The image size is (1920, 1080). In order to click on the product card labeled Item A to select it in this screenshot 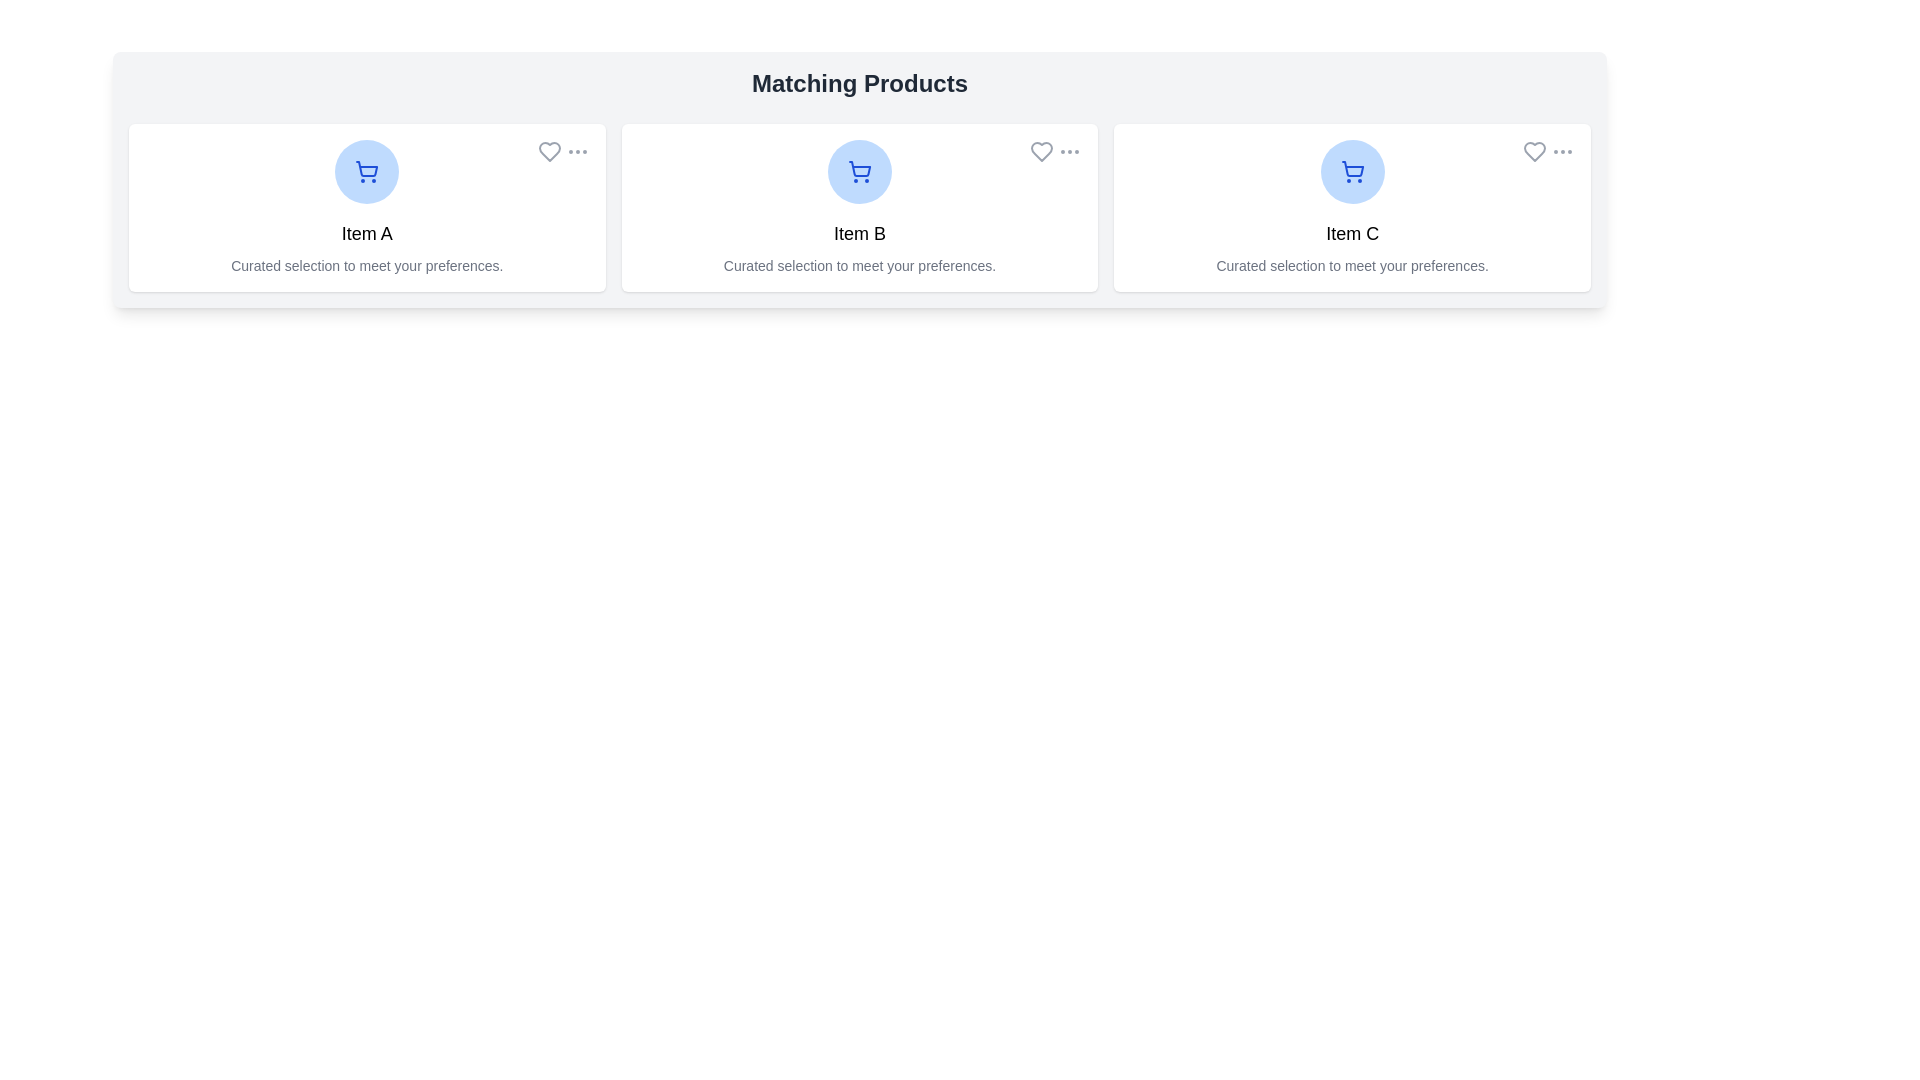, I will do `click(366, 208)`.